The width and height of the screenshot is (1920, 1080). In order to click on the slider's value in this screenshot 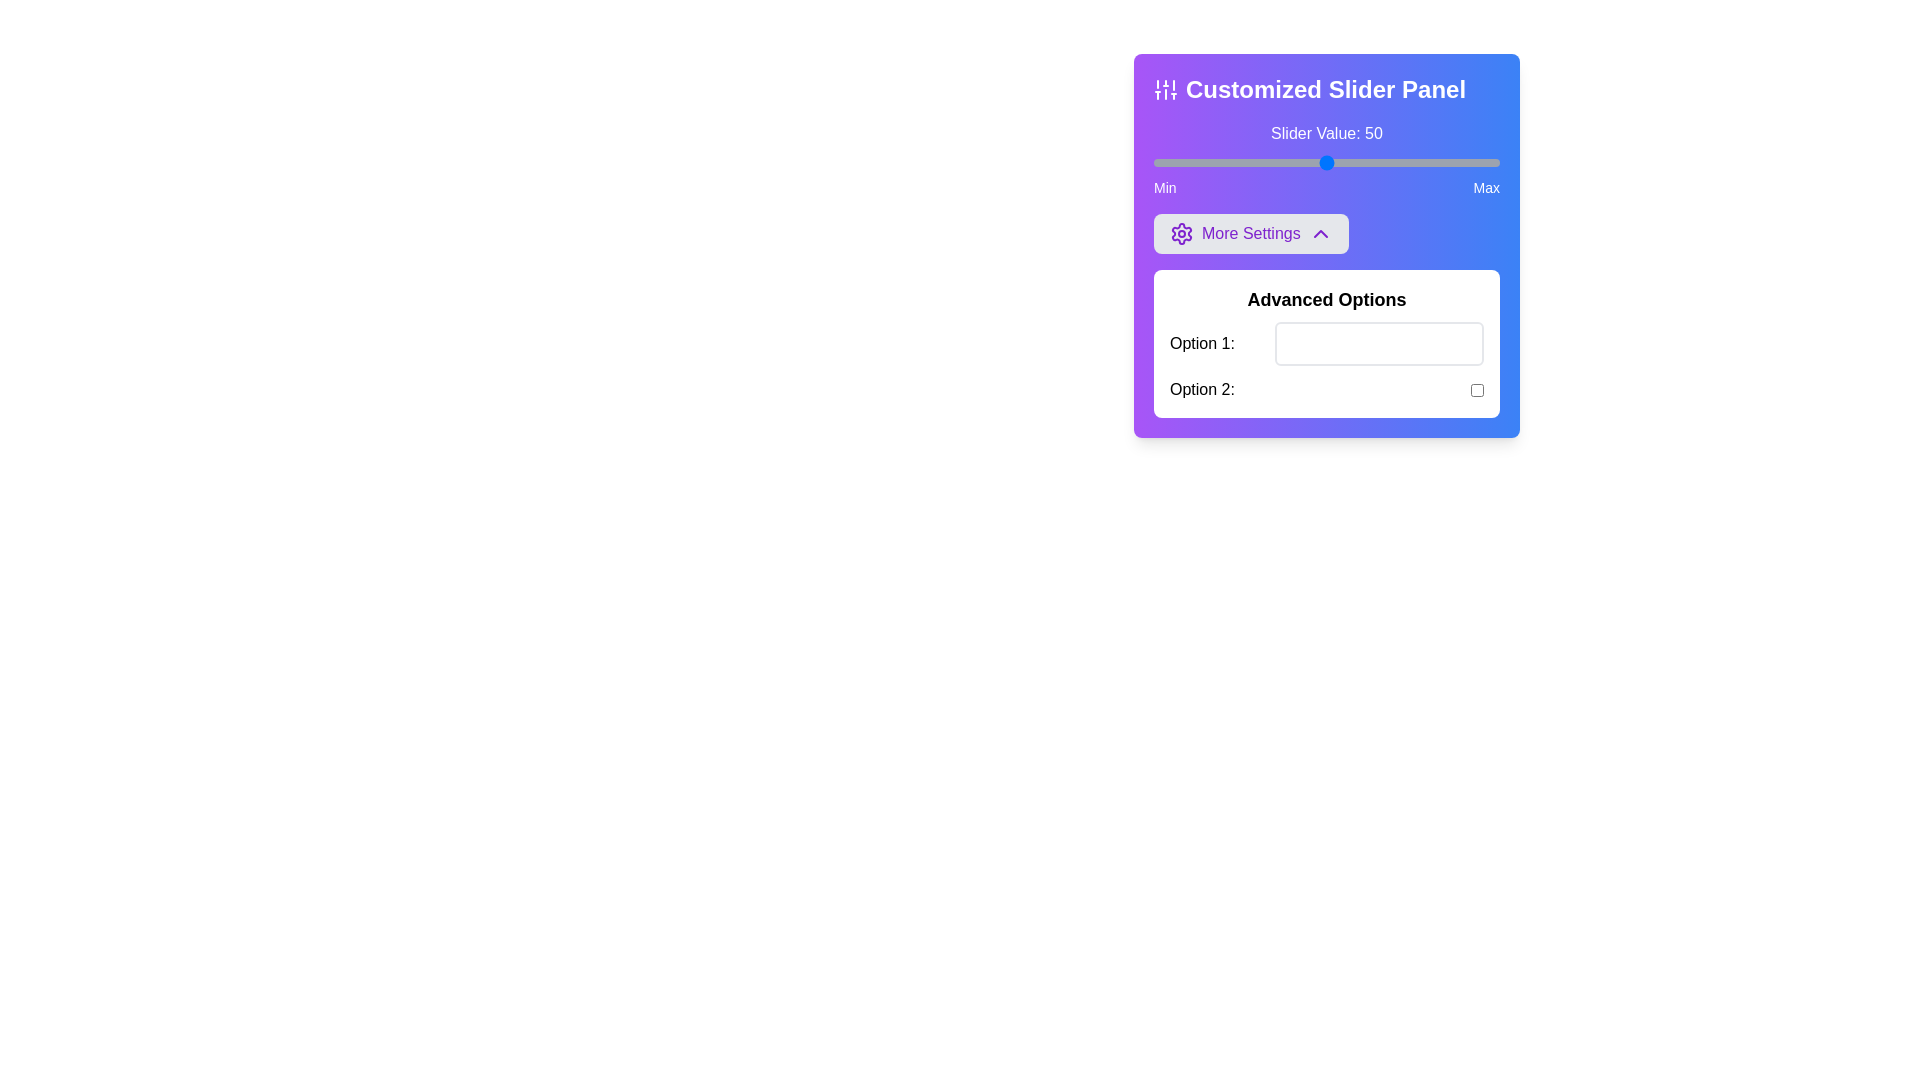, I will do `click(1267, 161)`.